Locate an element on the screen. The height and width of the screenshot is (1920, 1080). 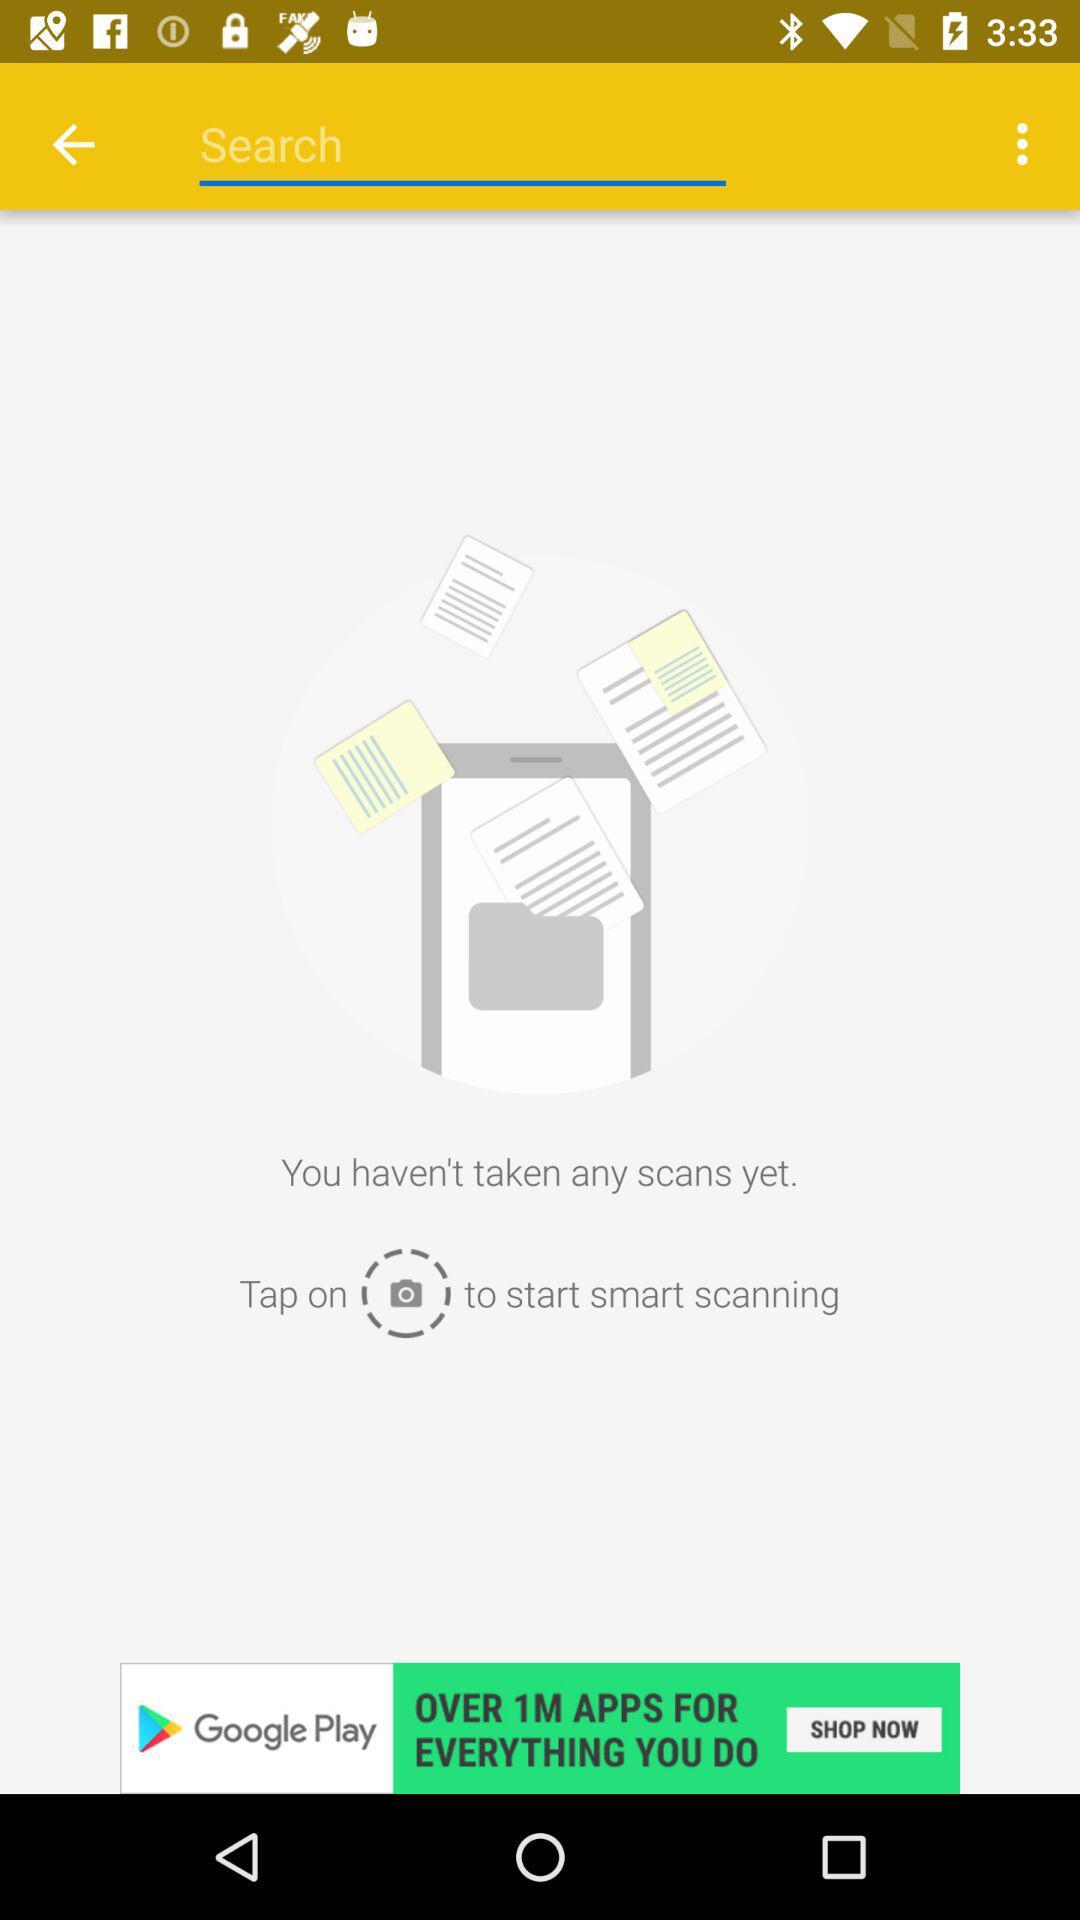
open google play is located at coordinates (540, 1727).